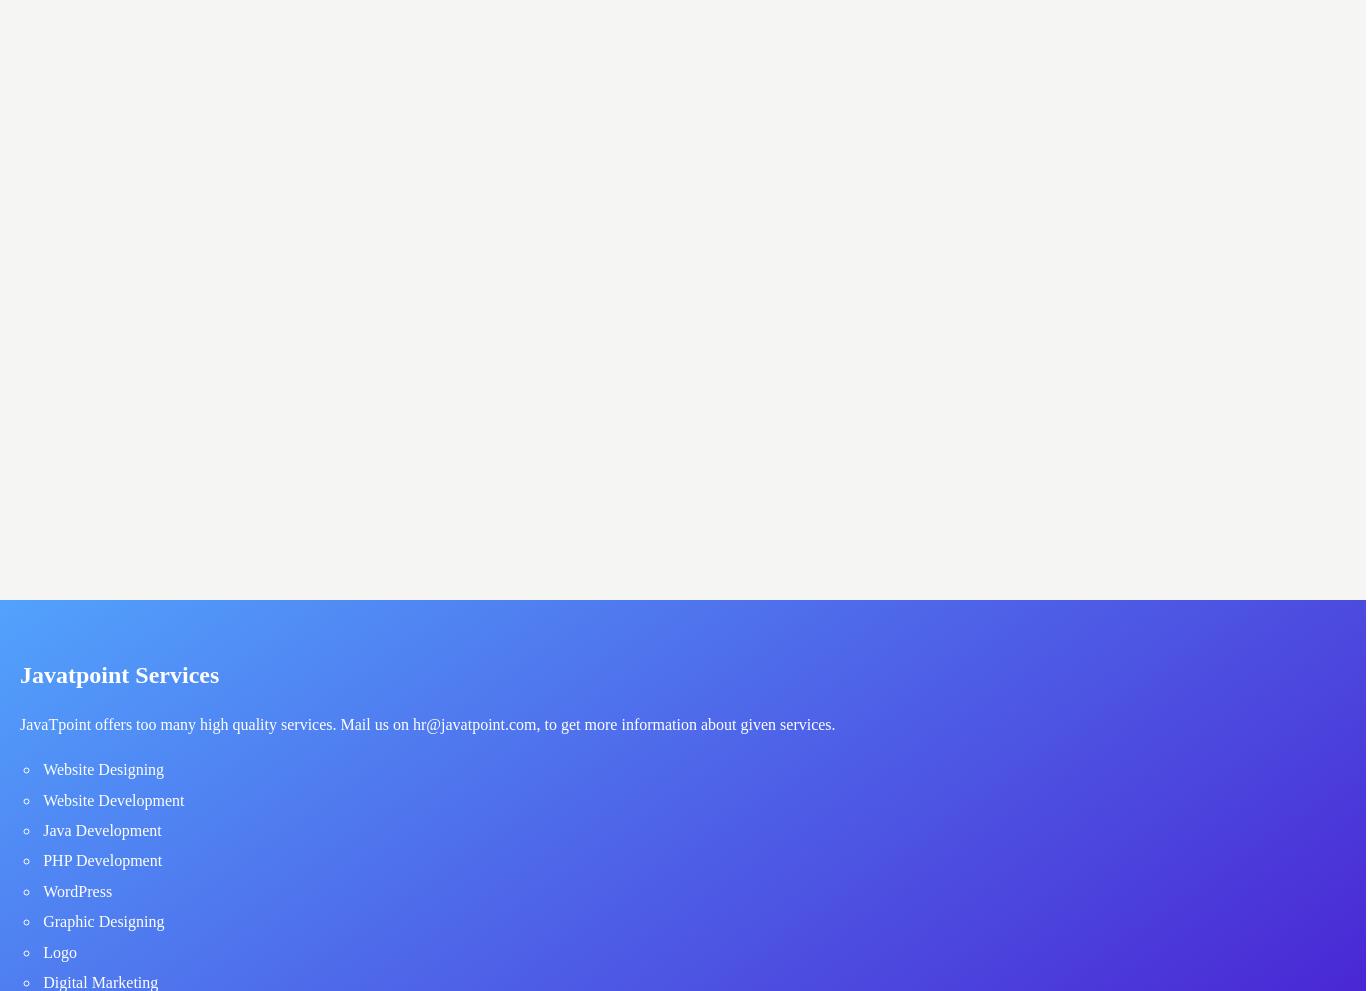 The image size is (1368, 991). What do you see at coordinates (534, 723) in the screenshot?
I see `', to get more information about given services.'` at bounding box center [534, 723].